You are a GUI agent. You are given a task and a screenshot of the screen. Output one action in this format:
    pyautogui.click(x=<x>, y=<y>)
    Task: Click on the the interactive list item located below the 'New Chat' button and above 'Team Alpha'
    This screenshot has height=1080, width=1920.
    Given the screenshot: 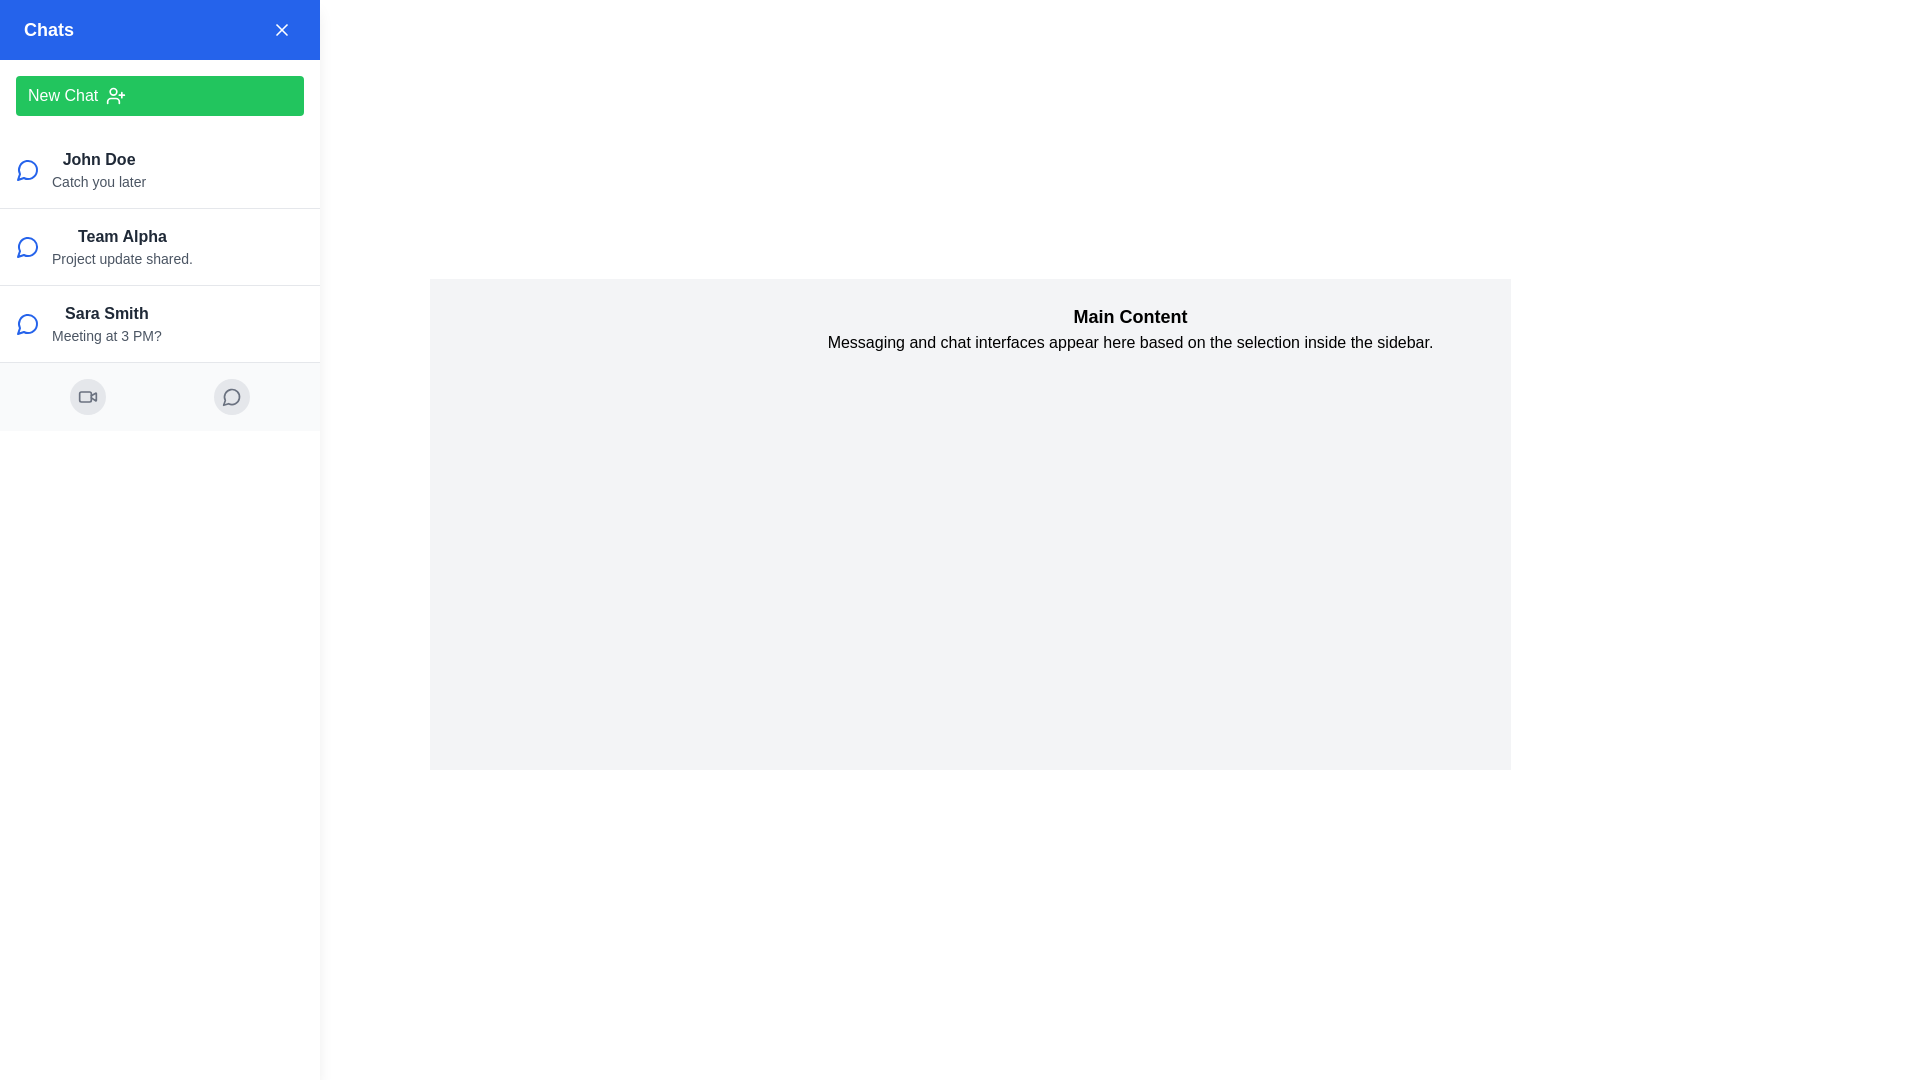 What is the action you would take?
    pyautogui.click(x=158, y=168)
    